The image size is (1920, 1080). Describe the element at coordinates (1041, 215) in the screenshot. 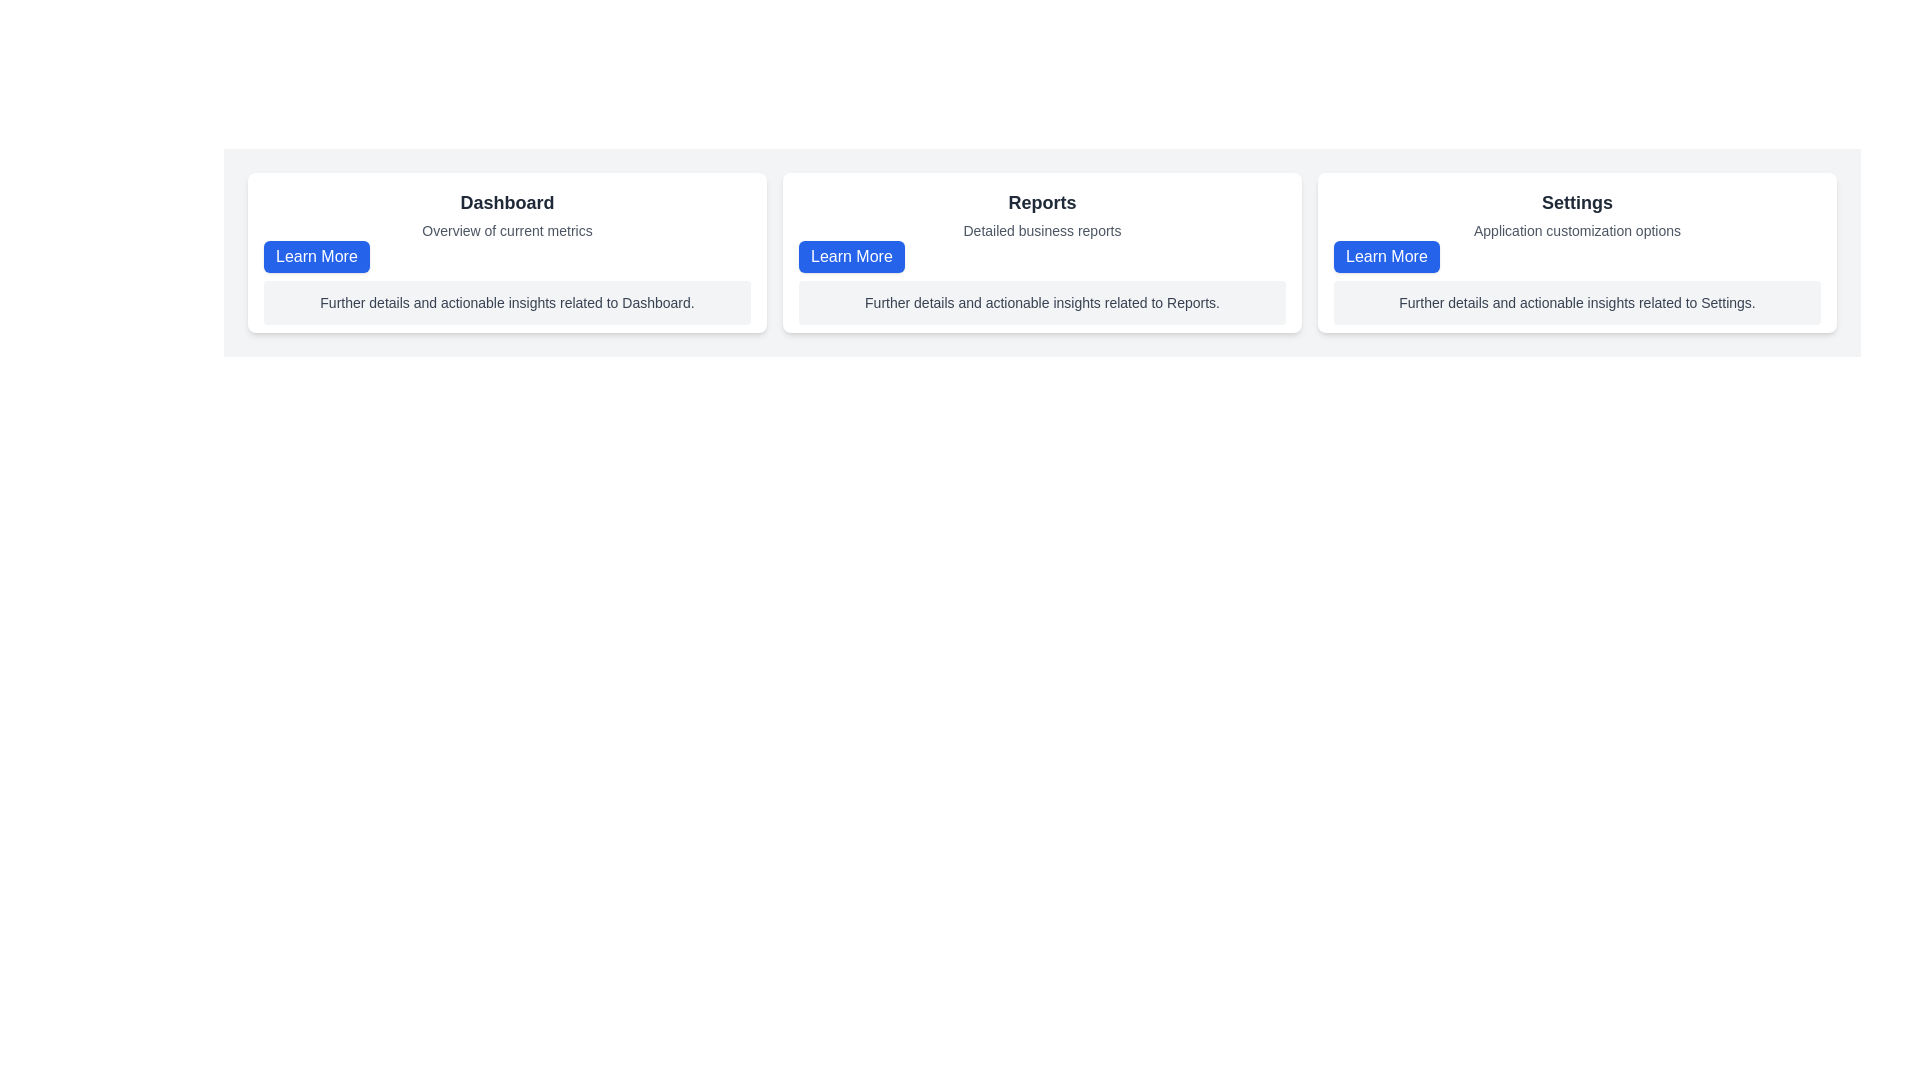

I see `the Text block with a header and subtitle that provides a concise summary of detailed business reports, positioned in the upper region of the middle card above the blue 'Learn More' button` at that location.